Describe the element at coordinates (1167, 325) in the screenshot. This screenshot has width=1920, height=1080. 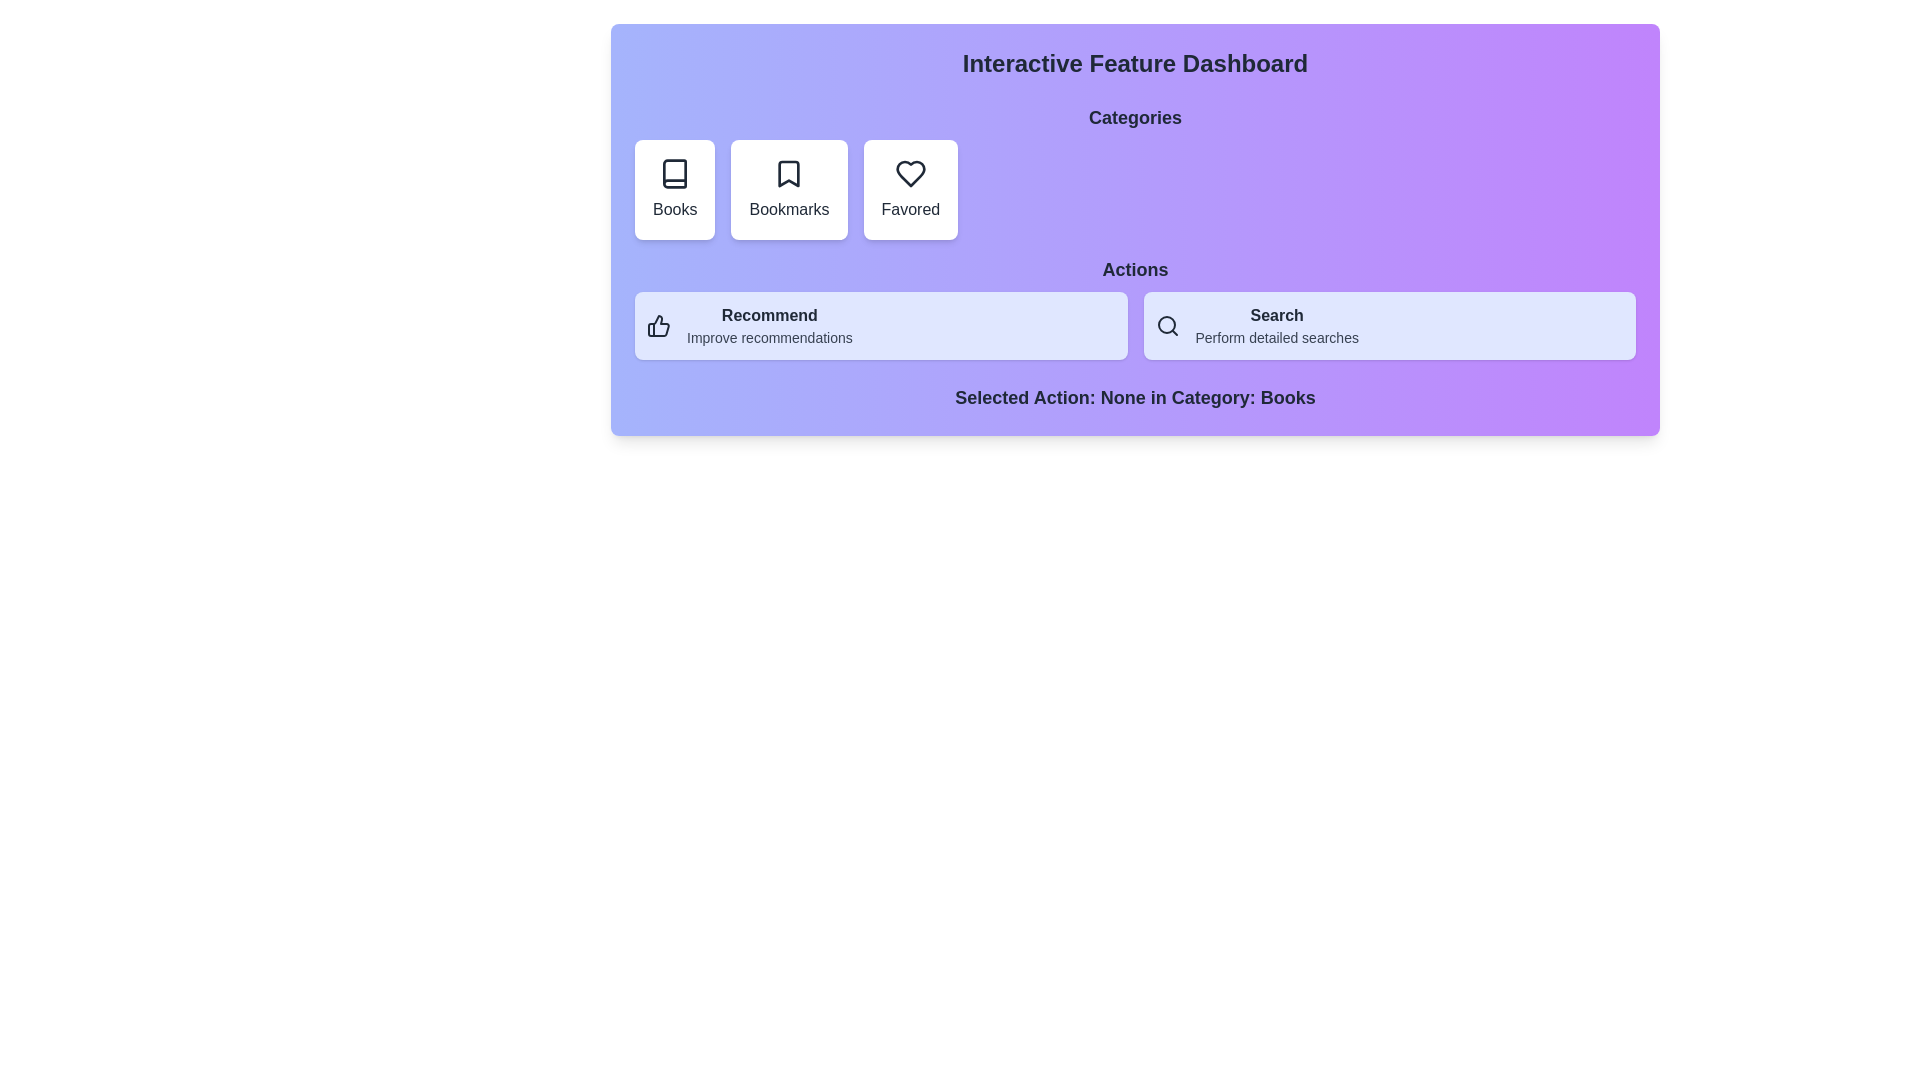
I see `the search button icon located on the second action button in the 'Actions' section, specifically inside the 'Search' button to the left of the text label` at that location.